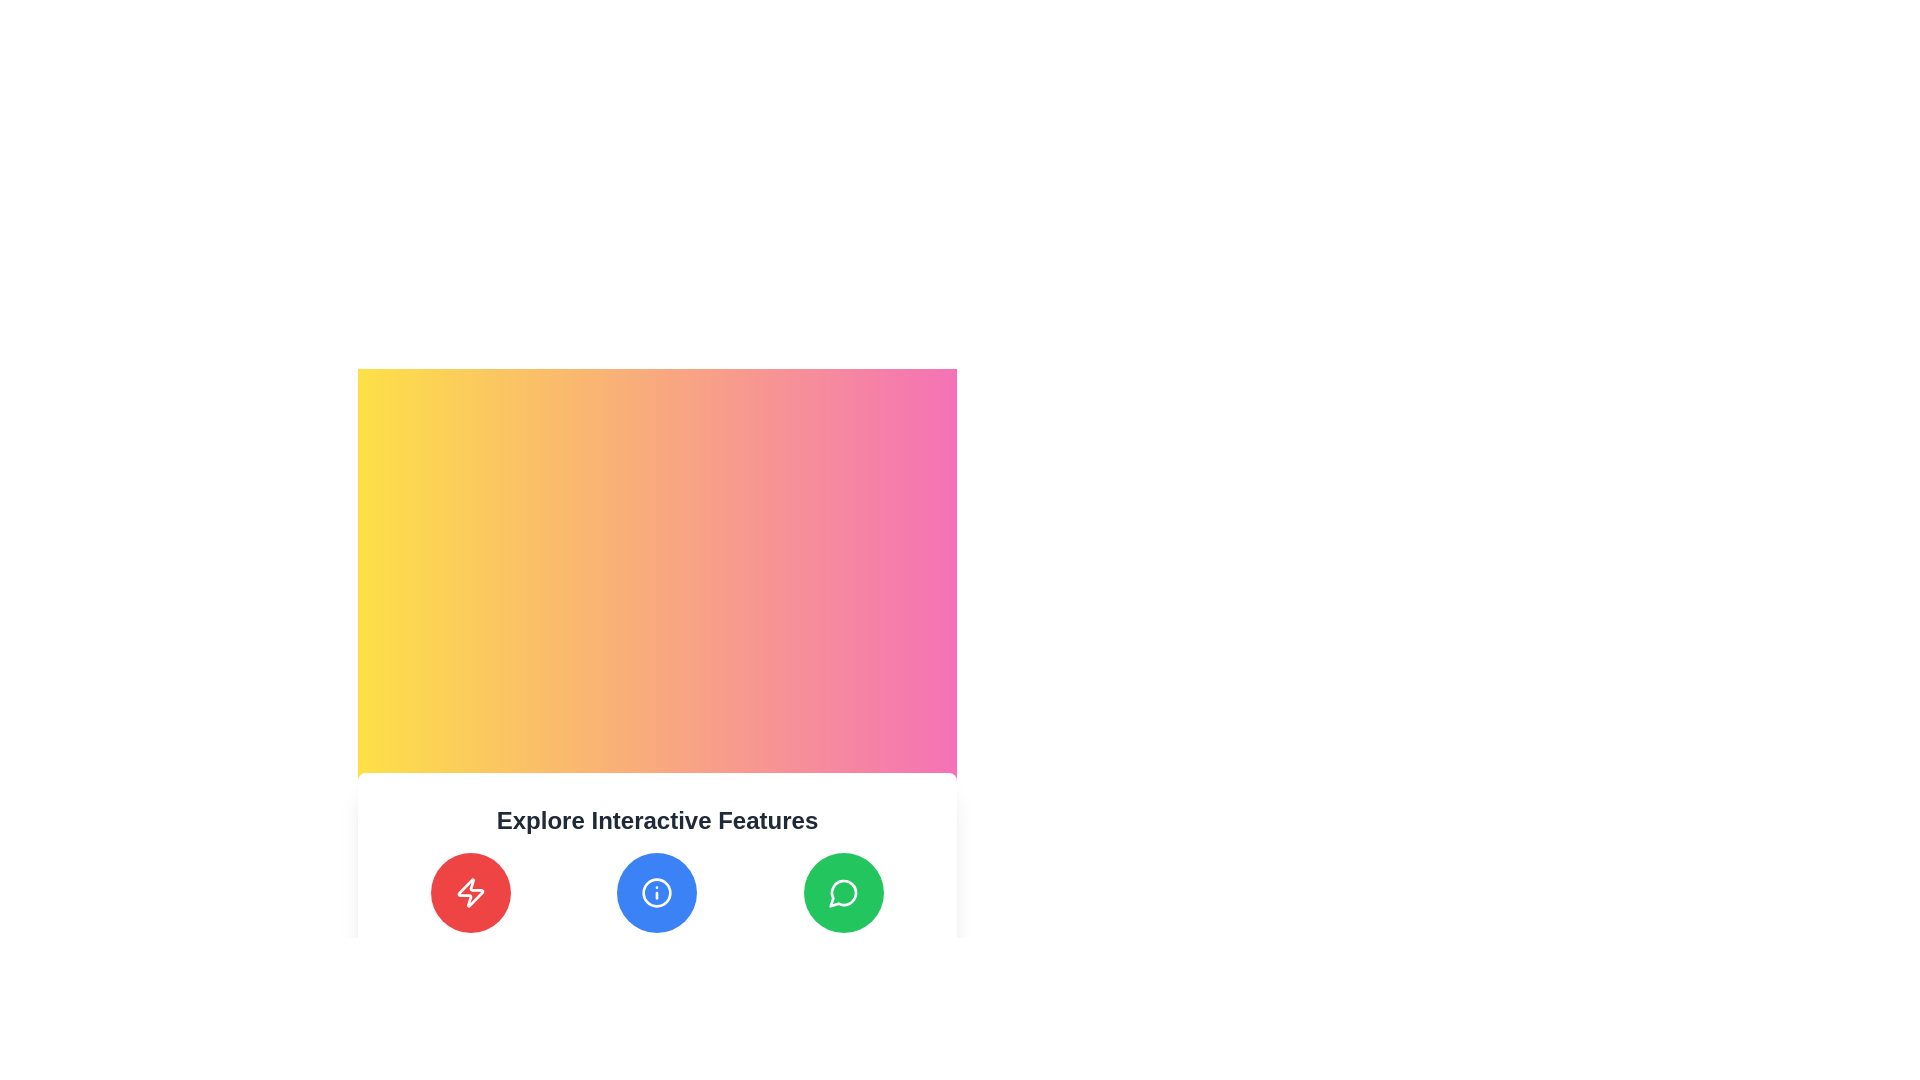  What do you see at coordinates (657, 892) in the screenshot?
I see `the middle circular button located below the 'Explore Interactive Features' header to visualize its hover state` at bounding box center [657, 892].